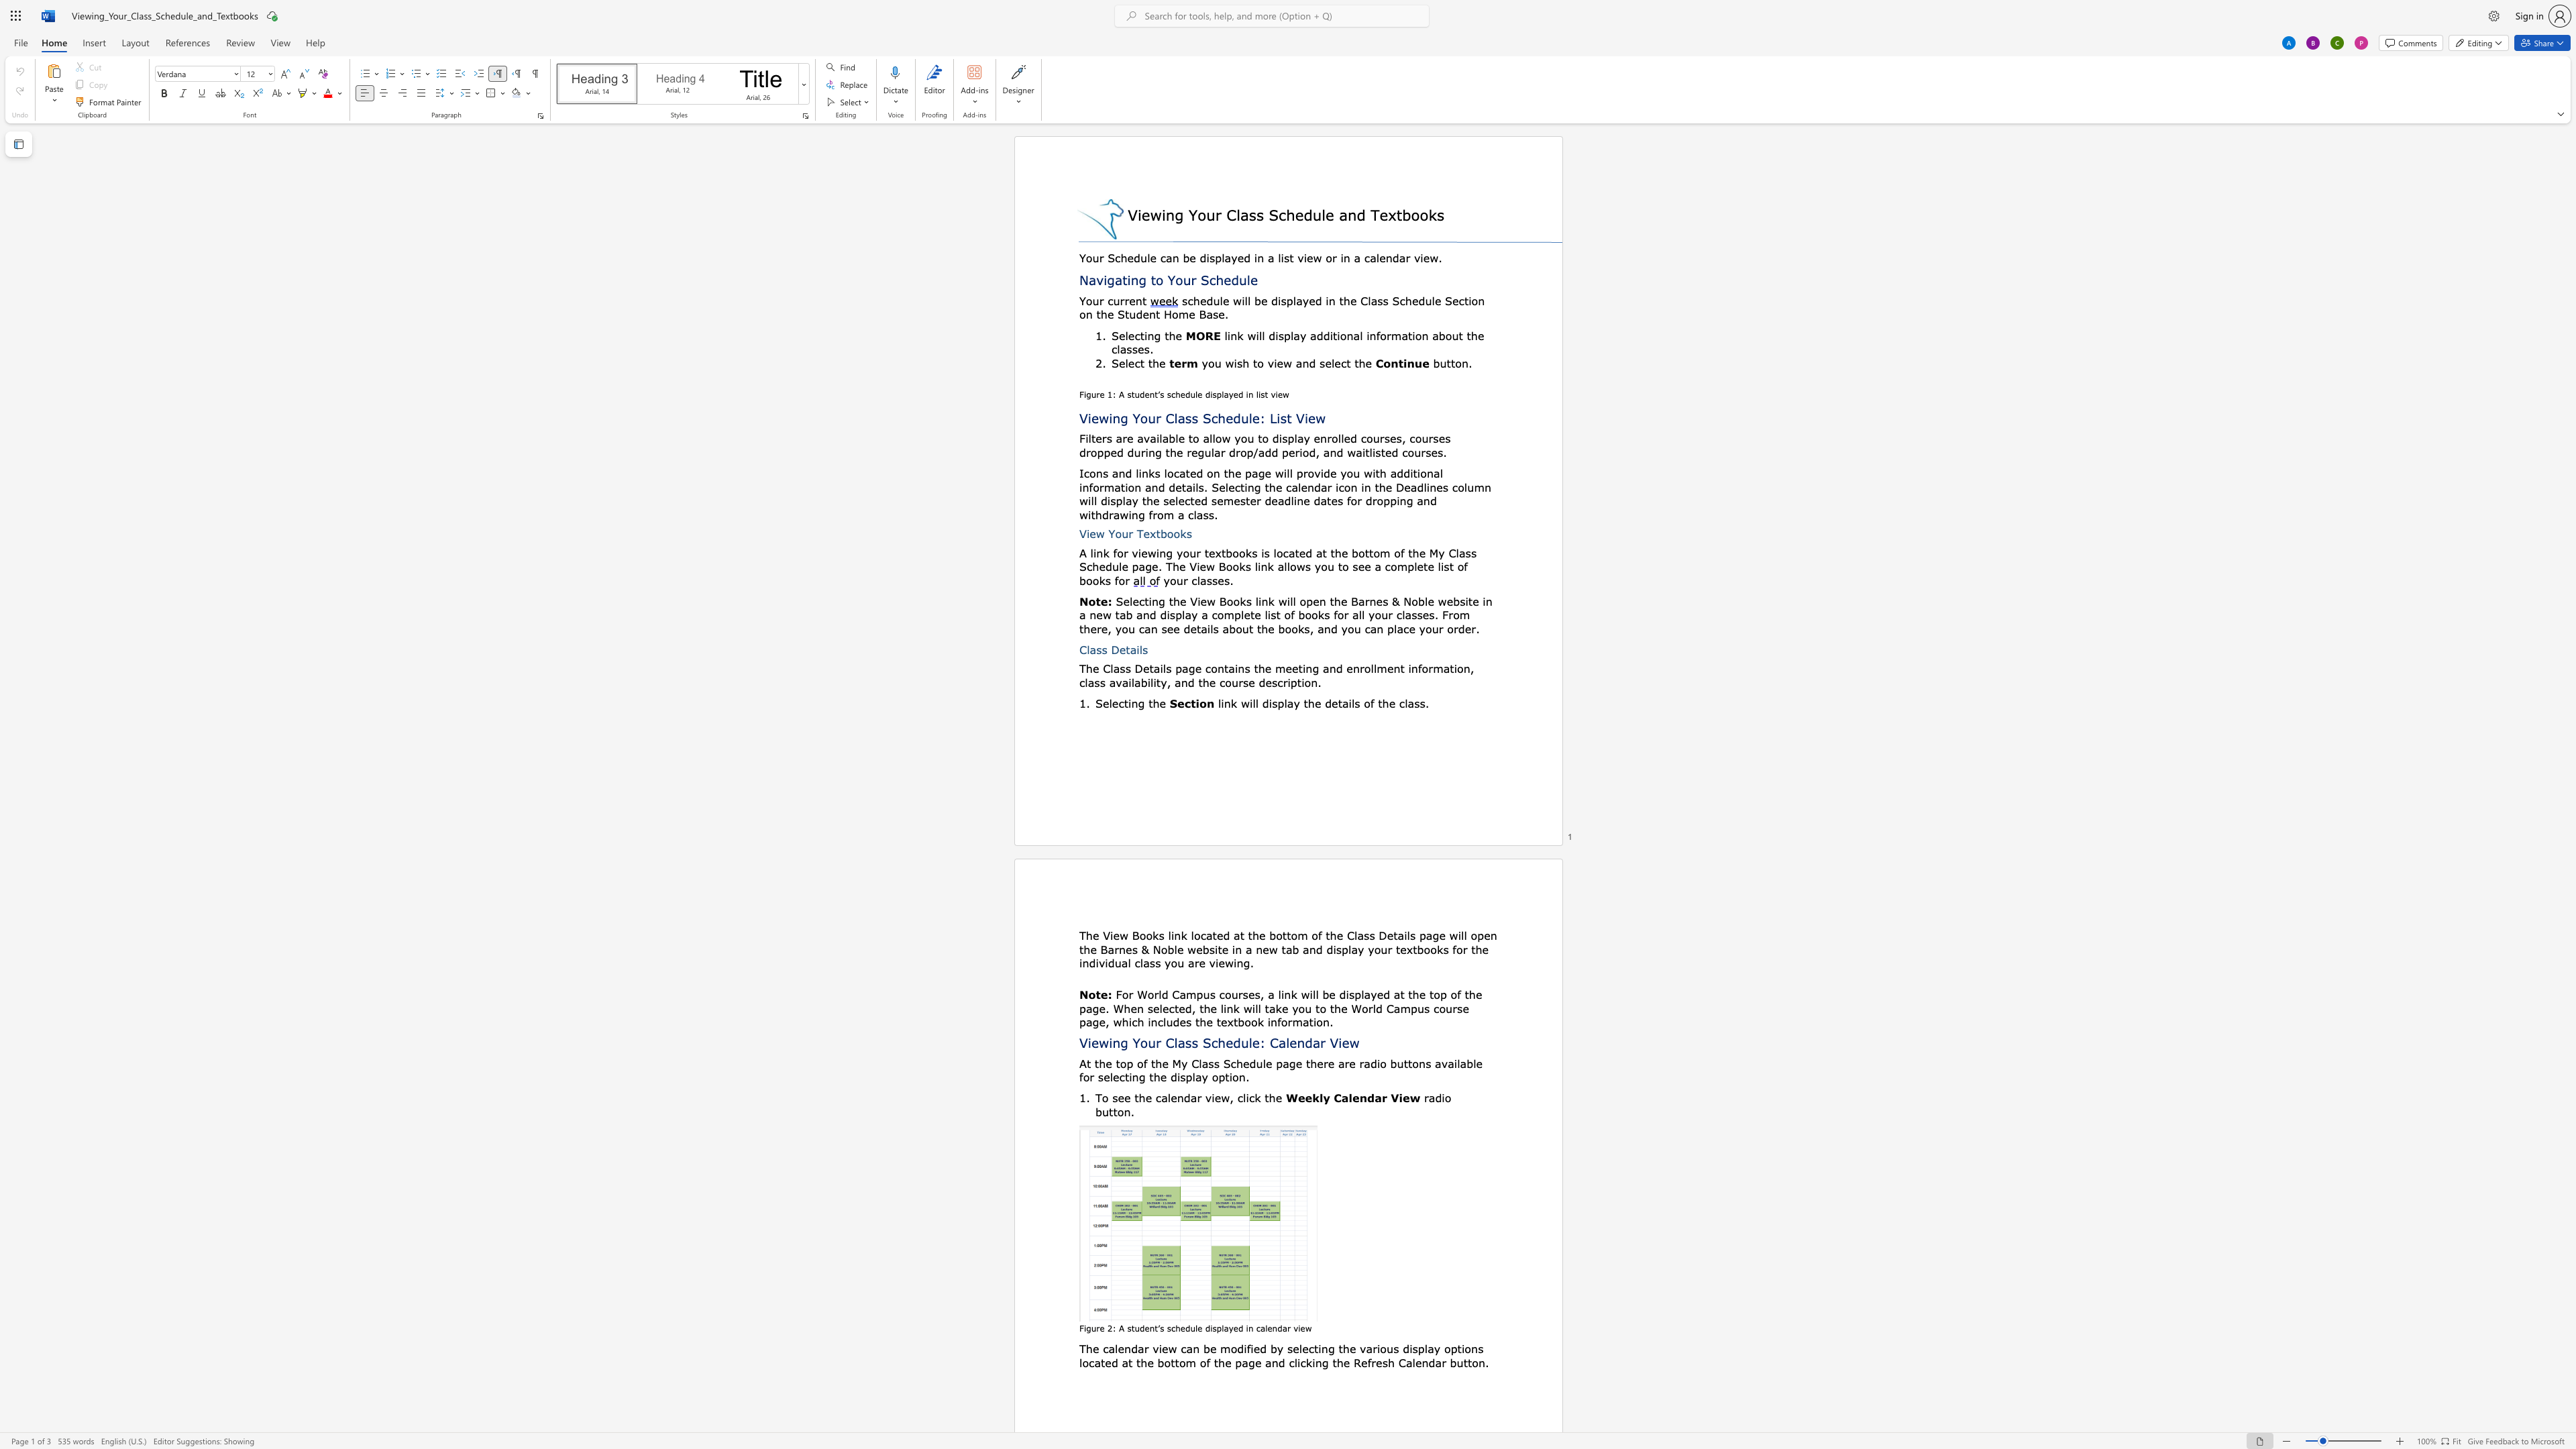 This screenshot has height=1449, width=2576. I want to click on the 1th character "h" in the text, so click(1155, 703).